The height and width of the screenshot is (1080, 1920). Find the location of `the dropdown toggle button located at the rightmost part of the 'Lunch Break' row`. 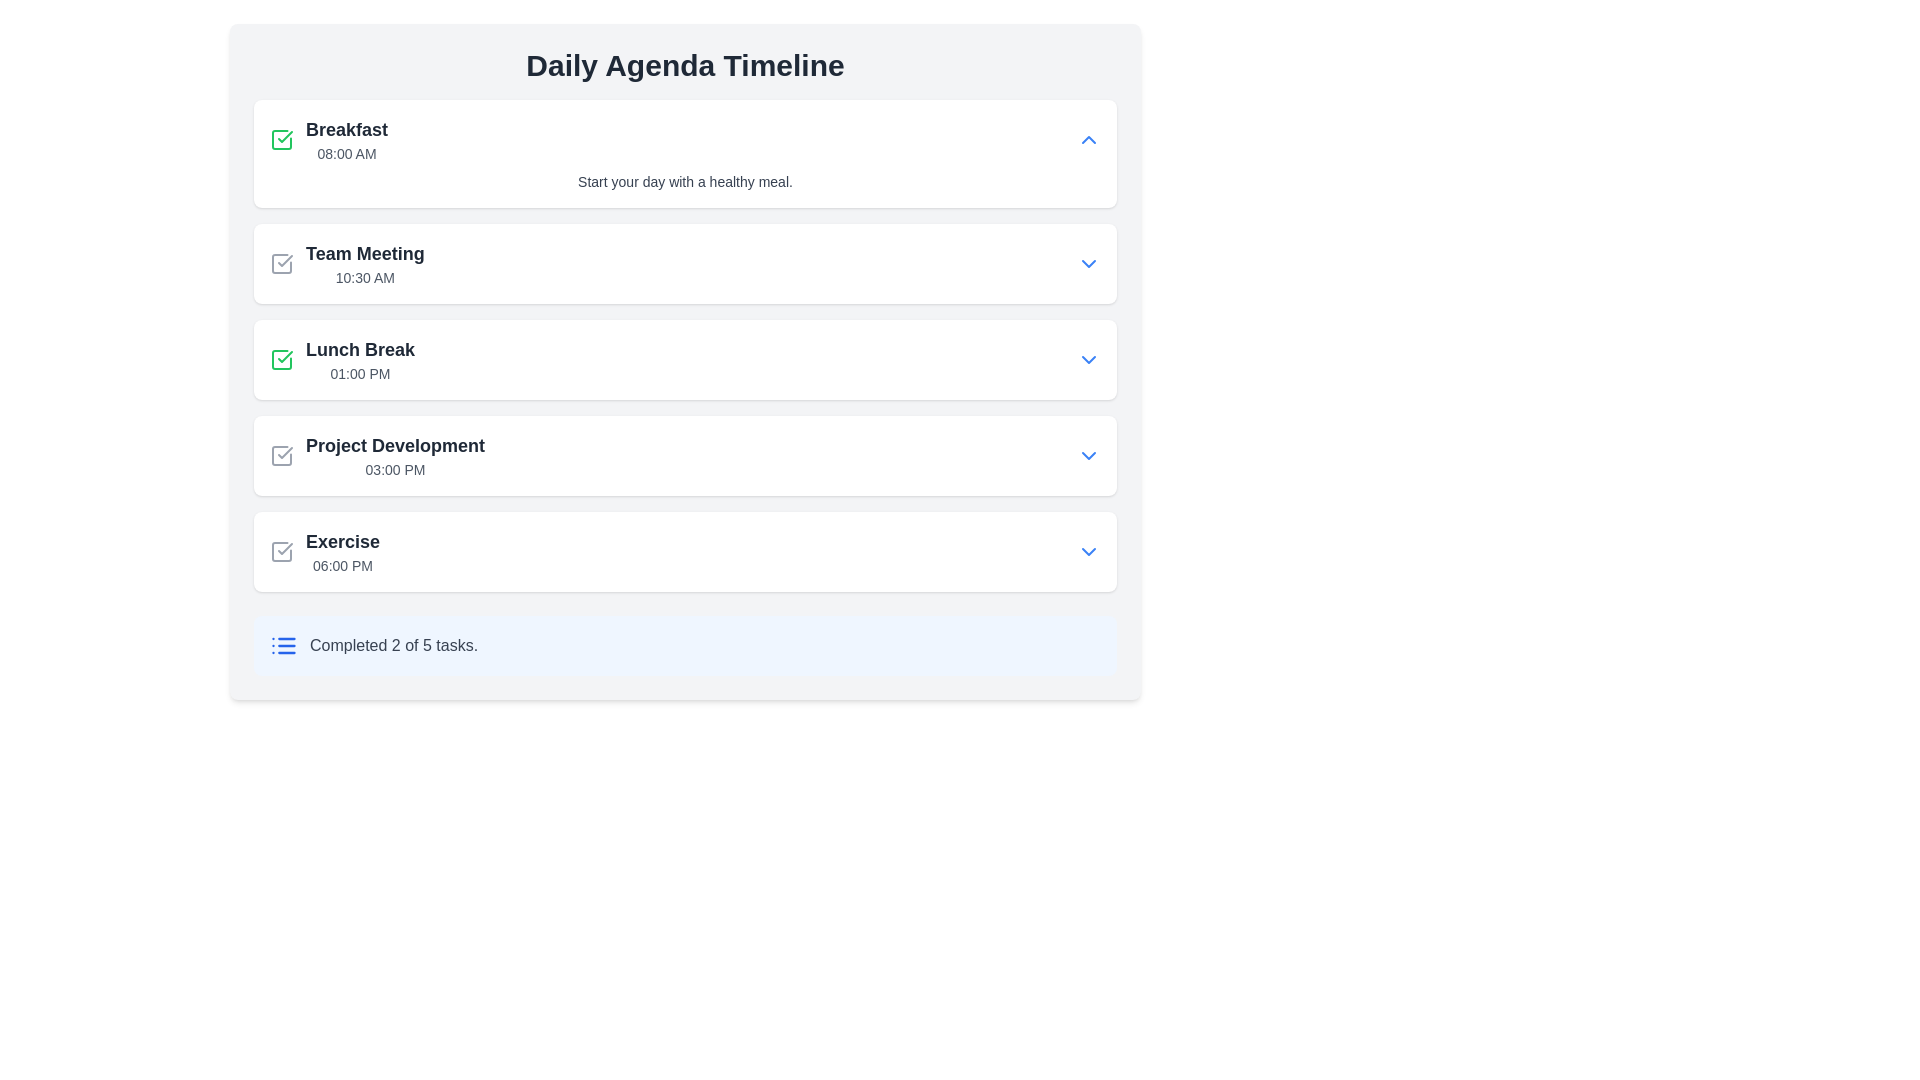

the dropdown toggle button located at the rightmost part of the 'Lunch Break' row is located at coordinates (1088, 358).